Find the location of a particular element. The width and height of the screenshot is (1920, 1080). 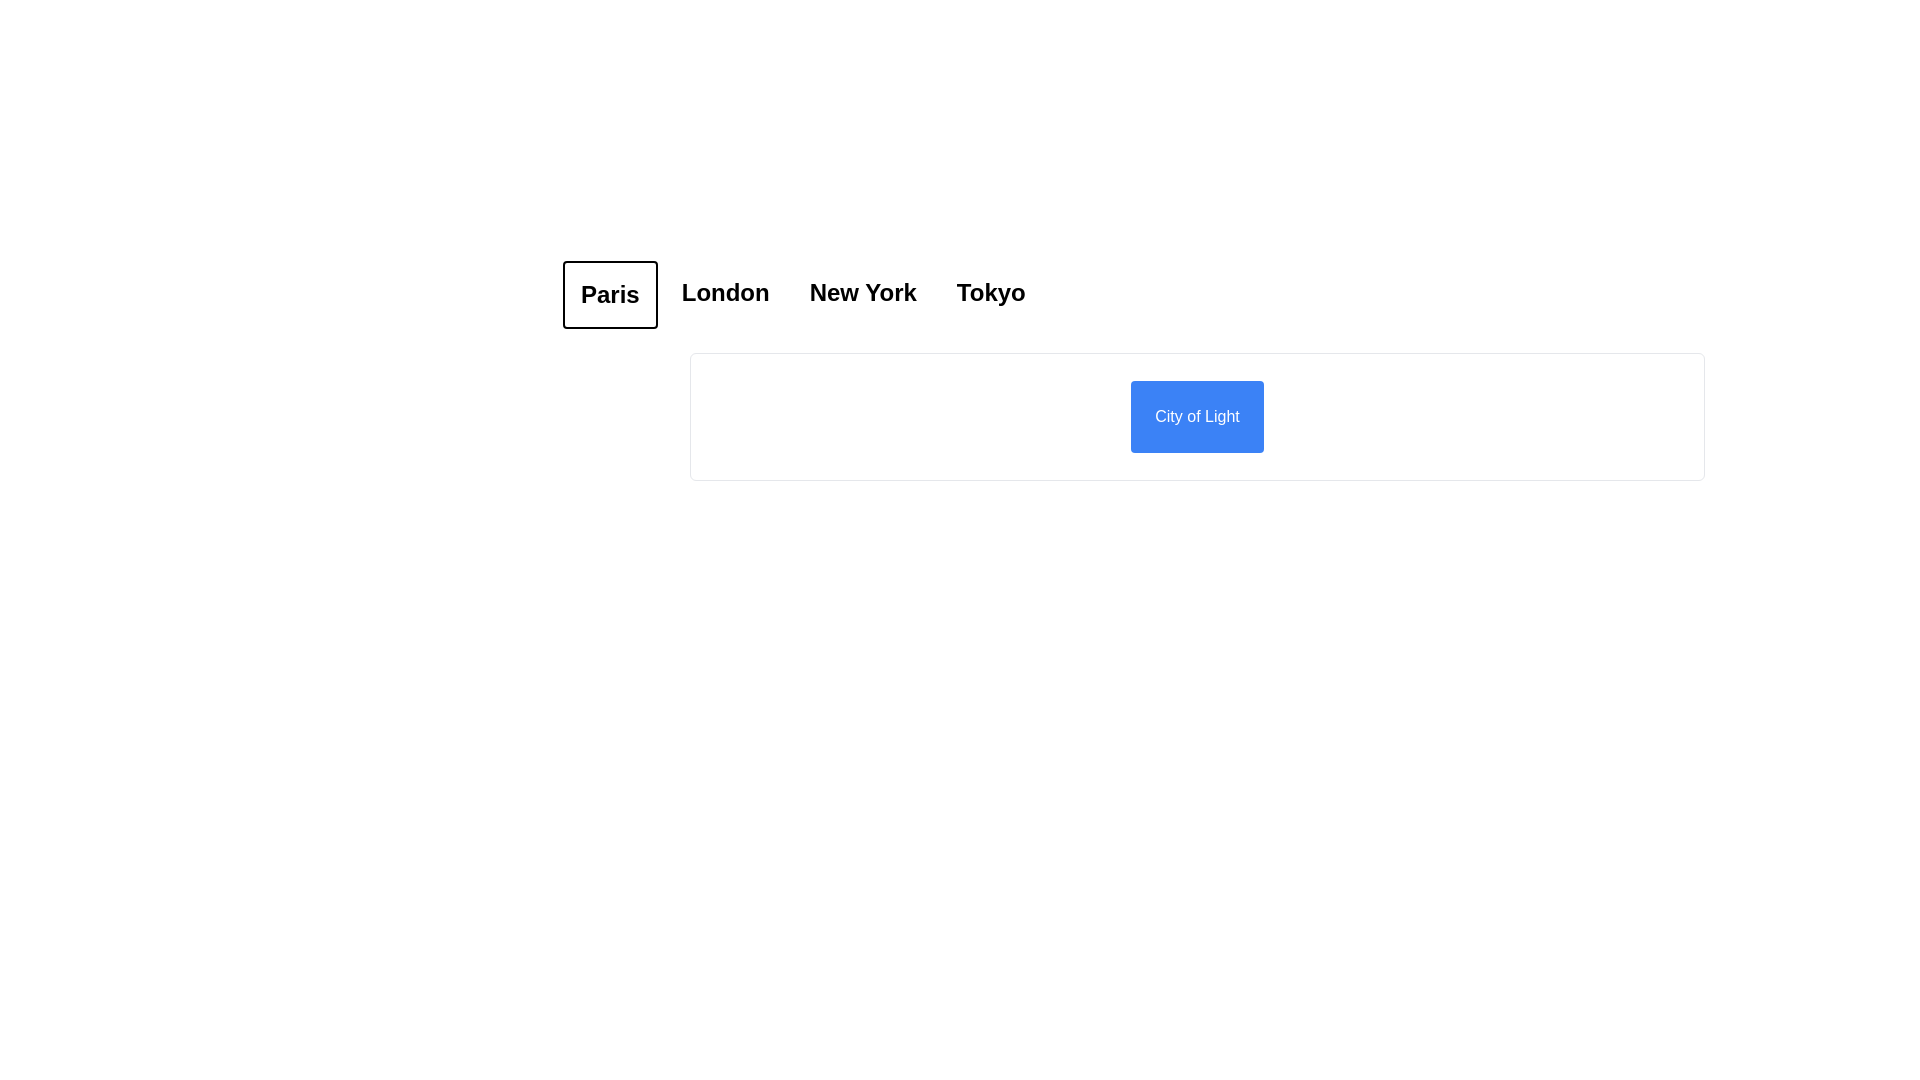

text label that displays 'London', which is the second element in a series of city names, positioned centrally in a horizontal list between 'Paris' and 'New York' is located at coordinates (724, 293).